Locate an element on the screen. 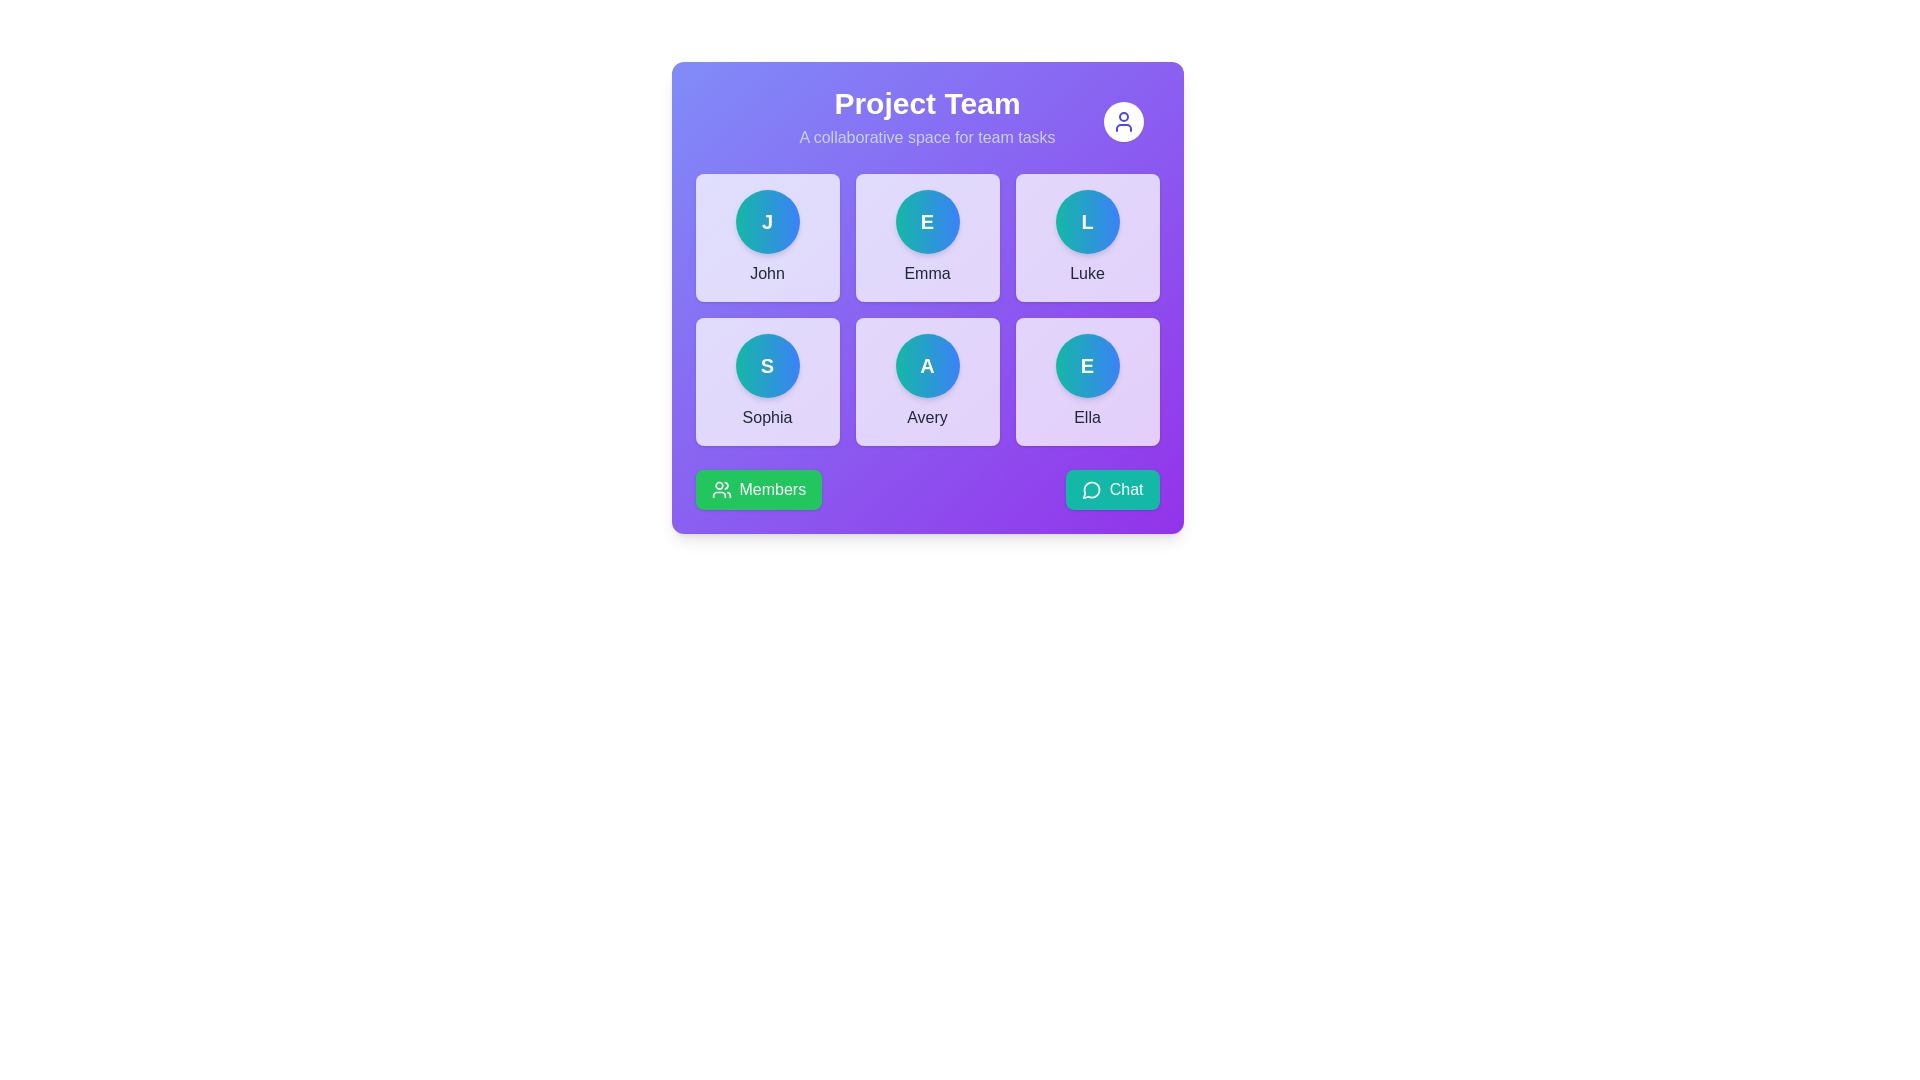 The image size is (1920, 1080). the circular avatar icon representing user 'Luke' is located at coordinates (1086, 222).